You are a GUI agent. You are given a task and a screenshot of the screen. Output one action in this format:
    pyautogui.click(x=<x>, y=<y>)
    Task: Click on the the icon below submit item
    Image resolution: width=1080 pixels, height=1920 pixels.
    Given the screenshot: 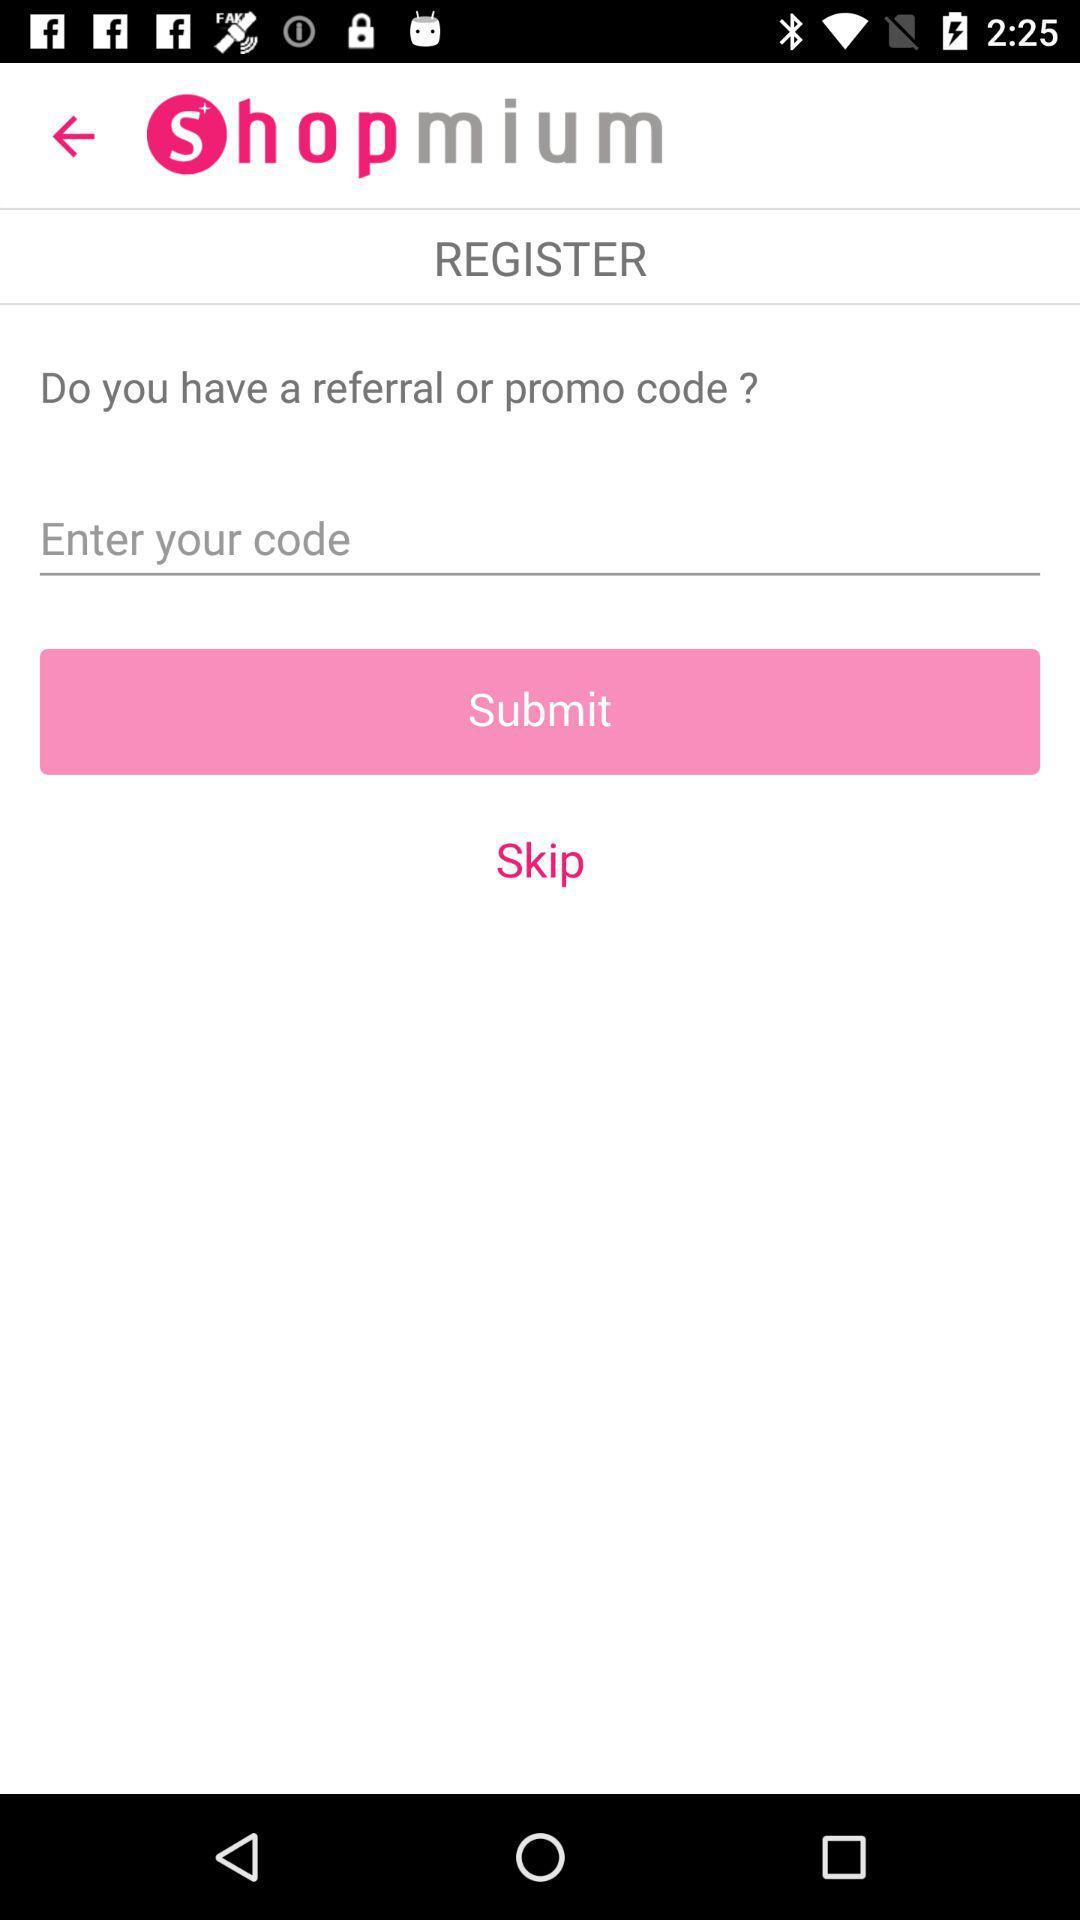 What is the action you would take?
    pyautogui.click(x=540, y=859)
    